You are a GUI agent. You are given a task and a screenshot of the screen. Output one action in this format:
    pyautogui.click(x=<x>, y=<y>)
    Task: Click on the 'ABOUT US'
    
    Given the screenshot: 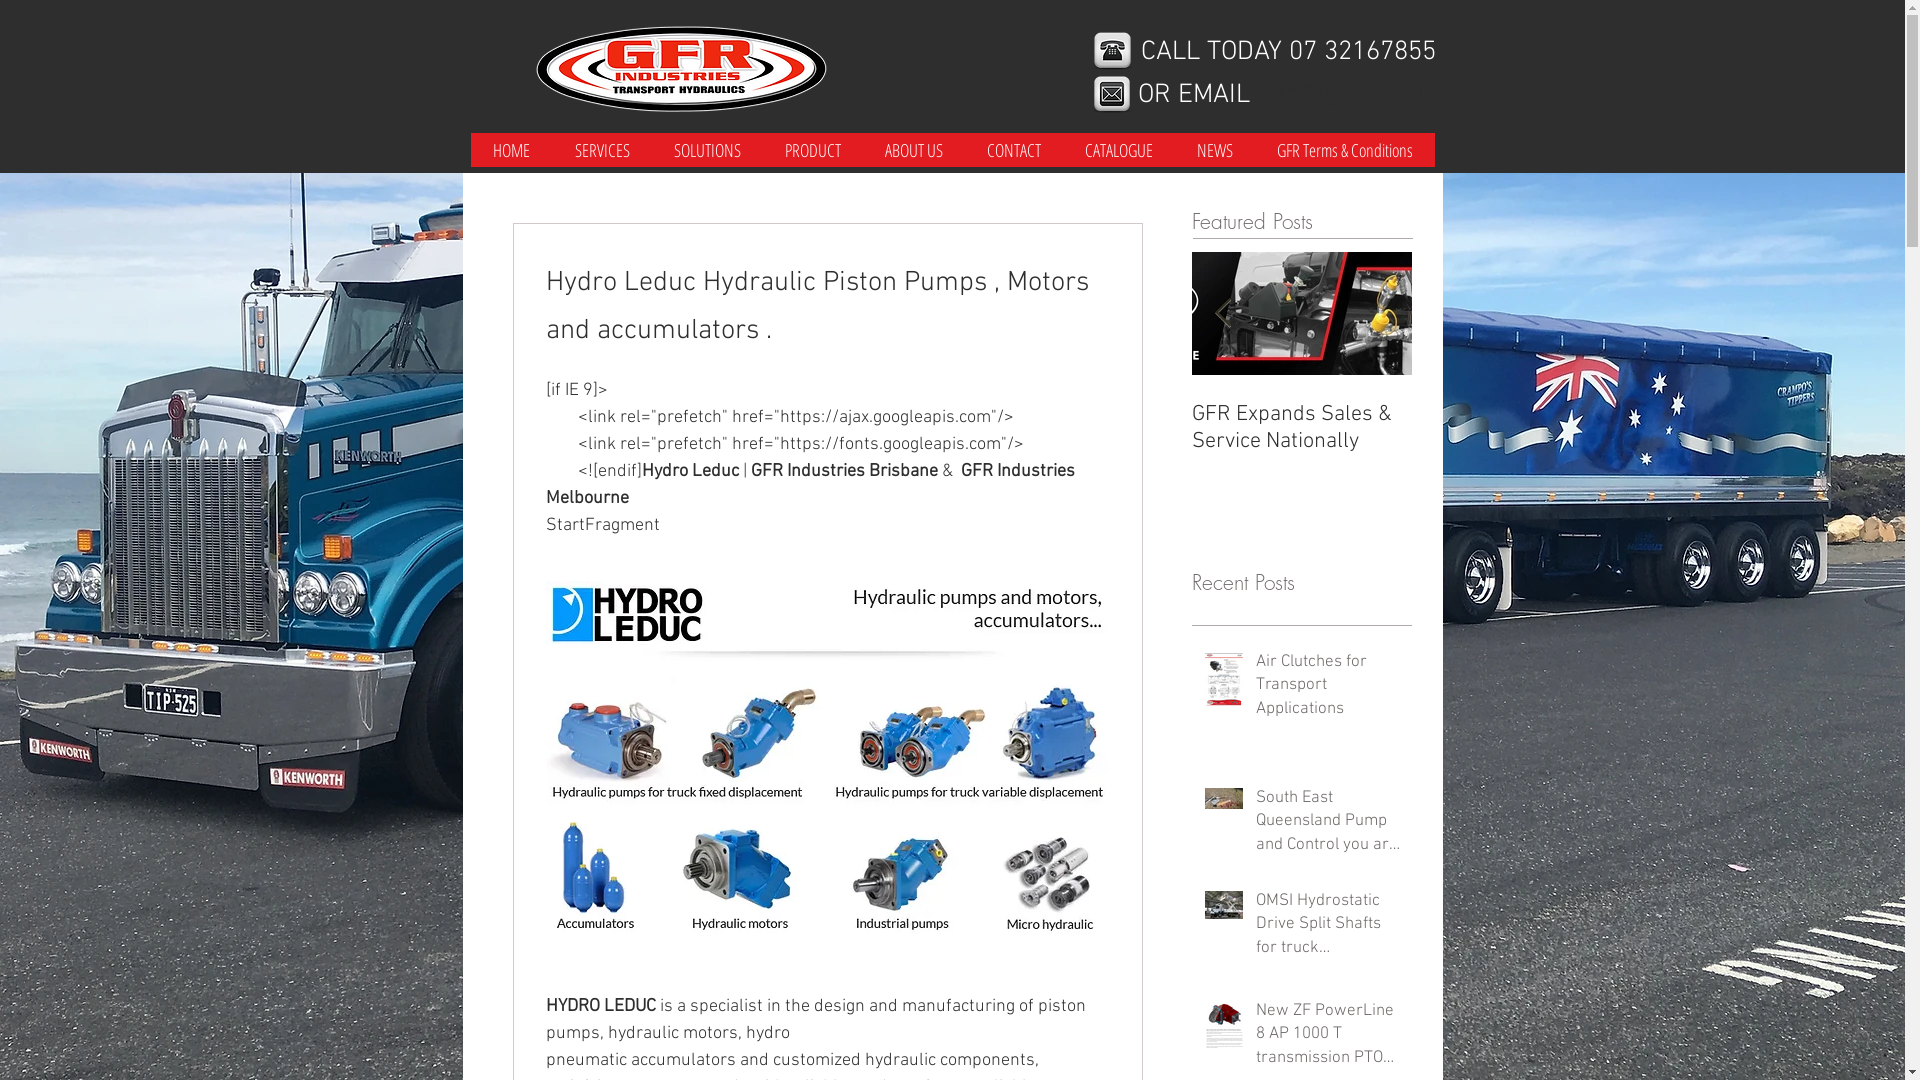 What is the action you would take?
    pyautogui.click(x=911, y=149)
    